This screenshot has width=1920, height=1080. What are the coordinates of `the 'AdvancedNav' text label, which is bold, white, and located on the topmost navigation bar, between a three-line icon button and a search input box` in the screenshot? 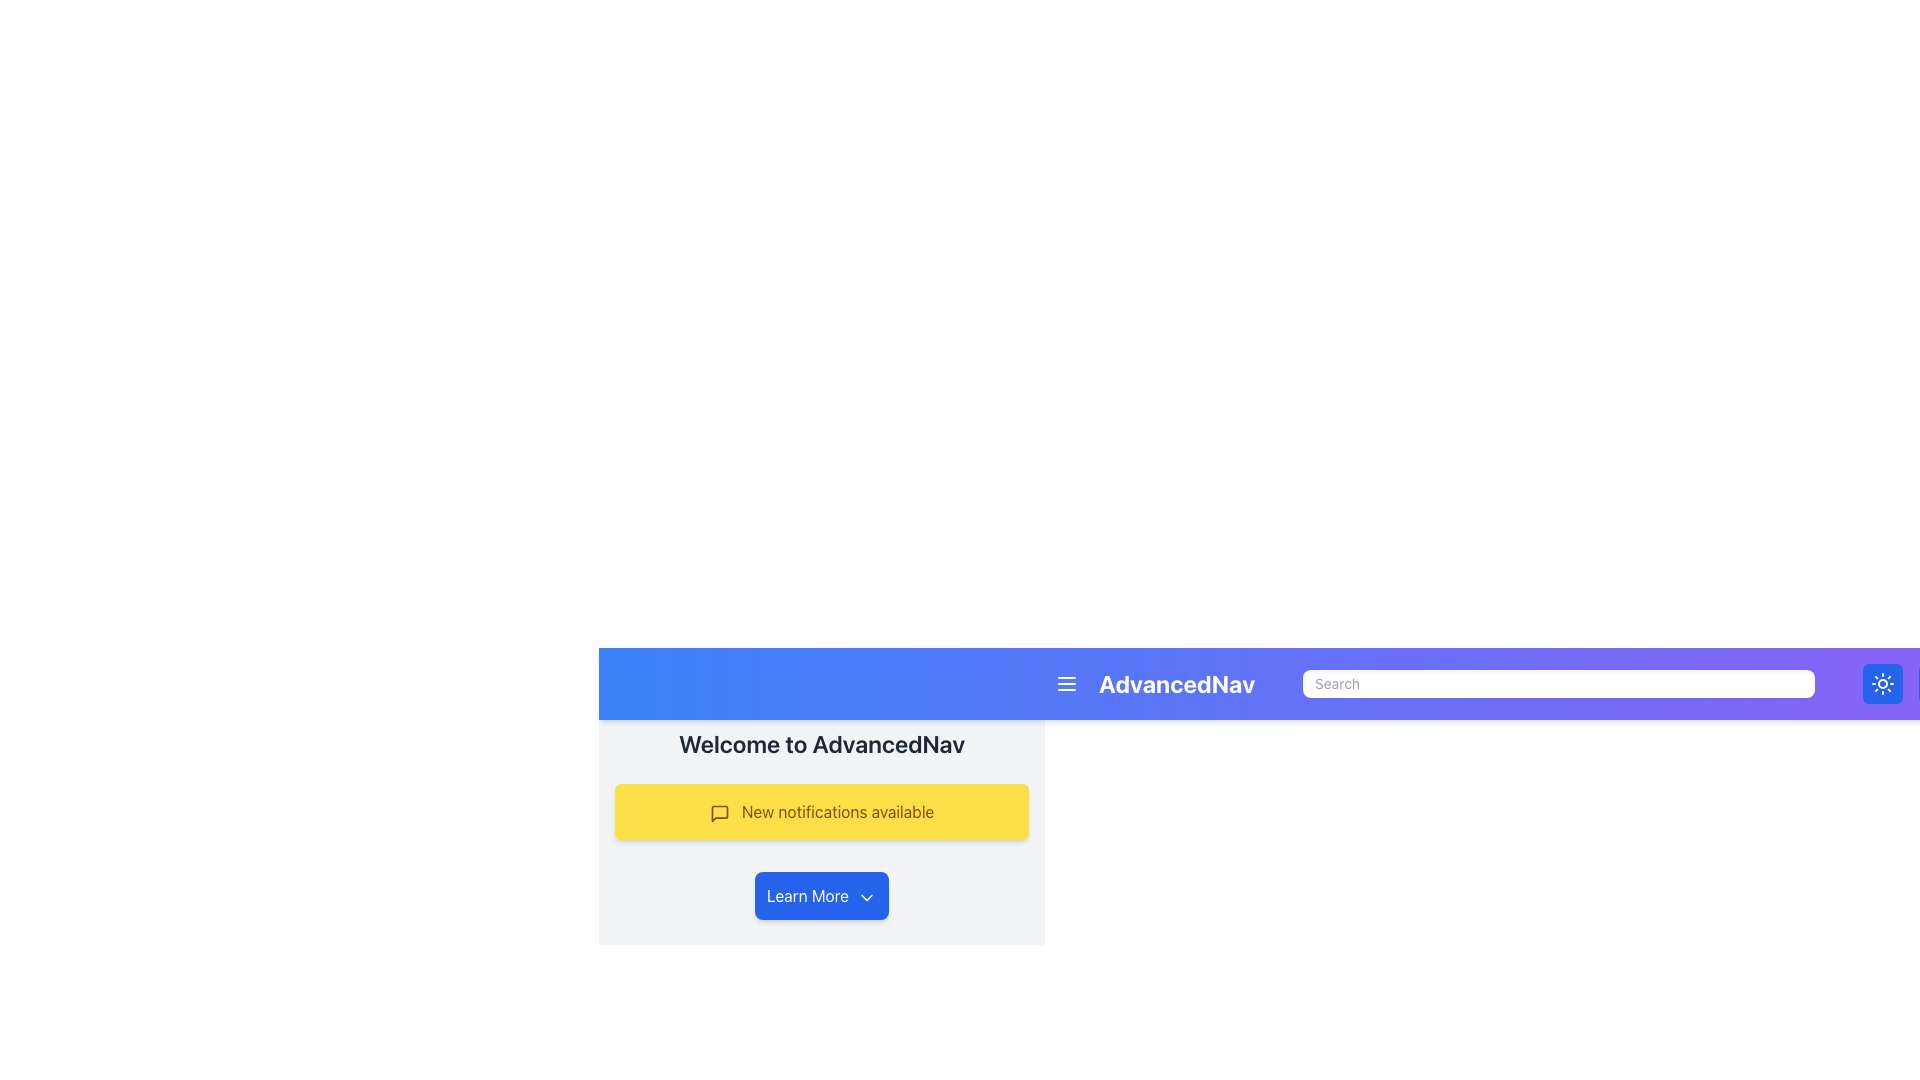 It's located at (1151, 682).